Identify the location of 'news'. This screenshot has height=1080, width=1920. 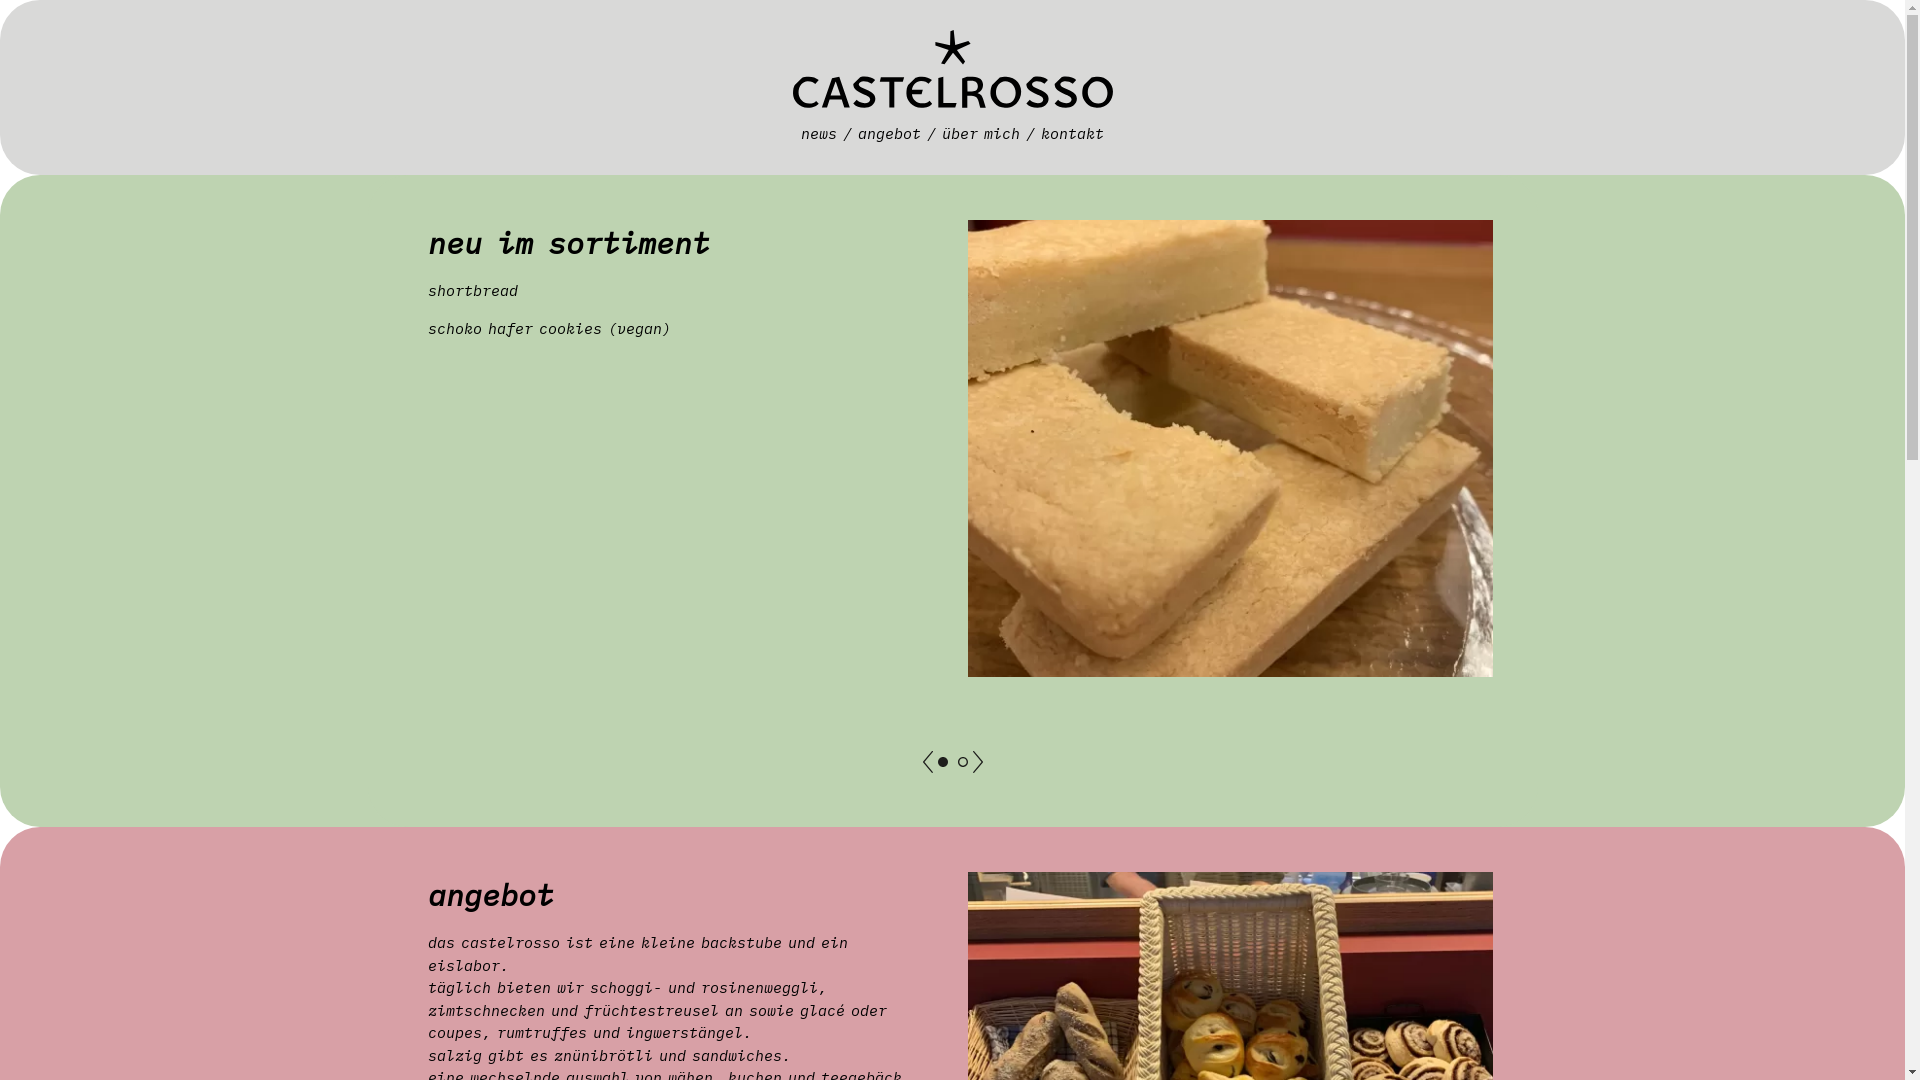
(819, 134).